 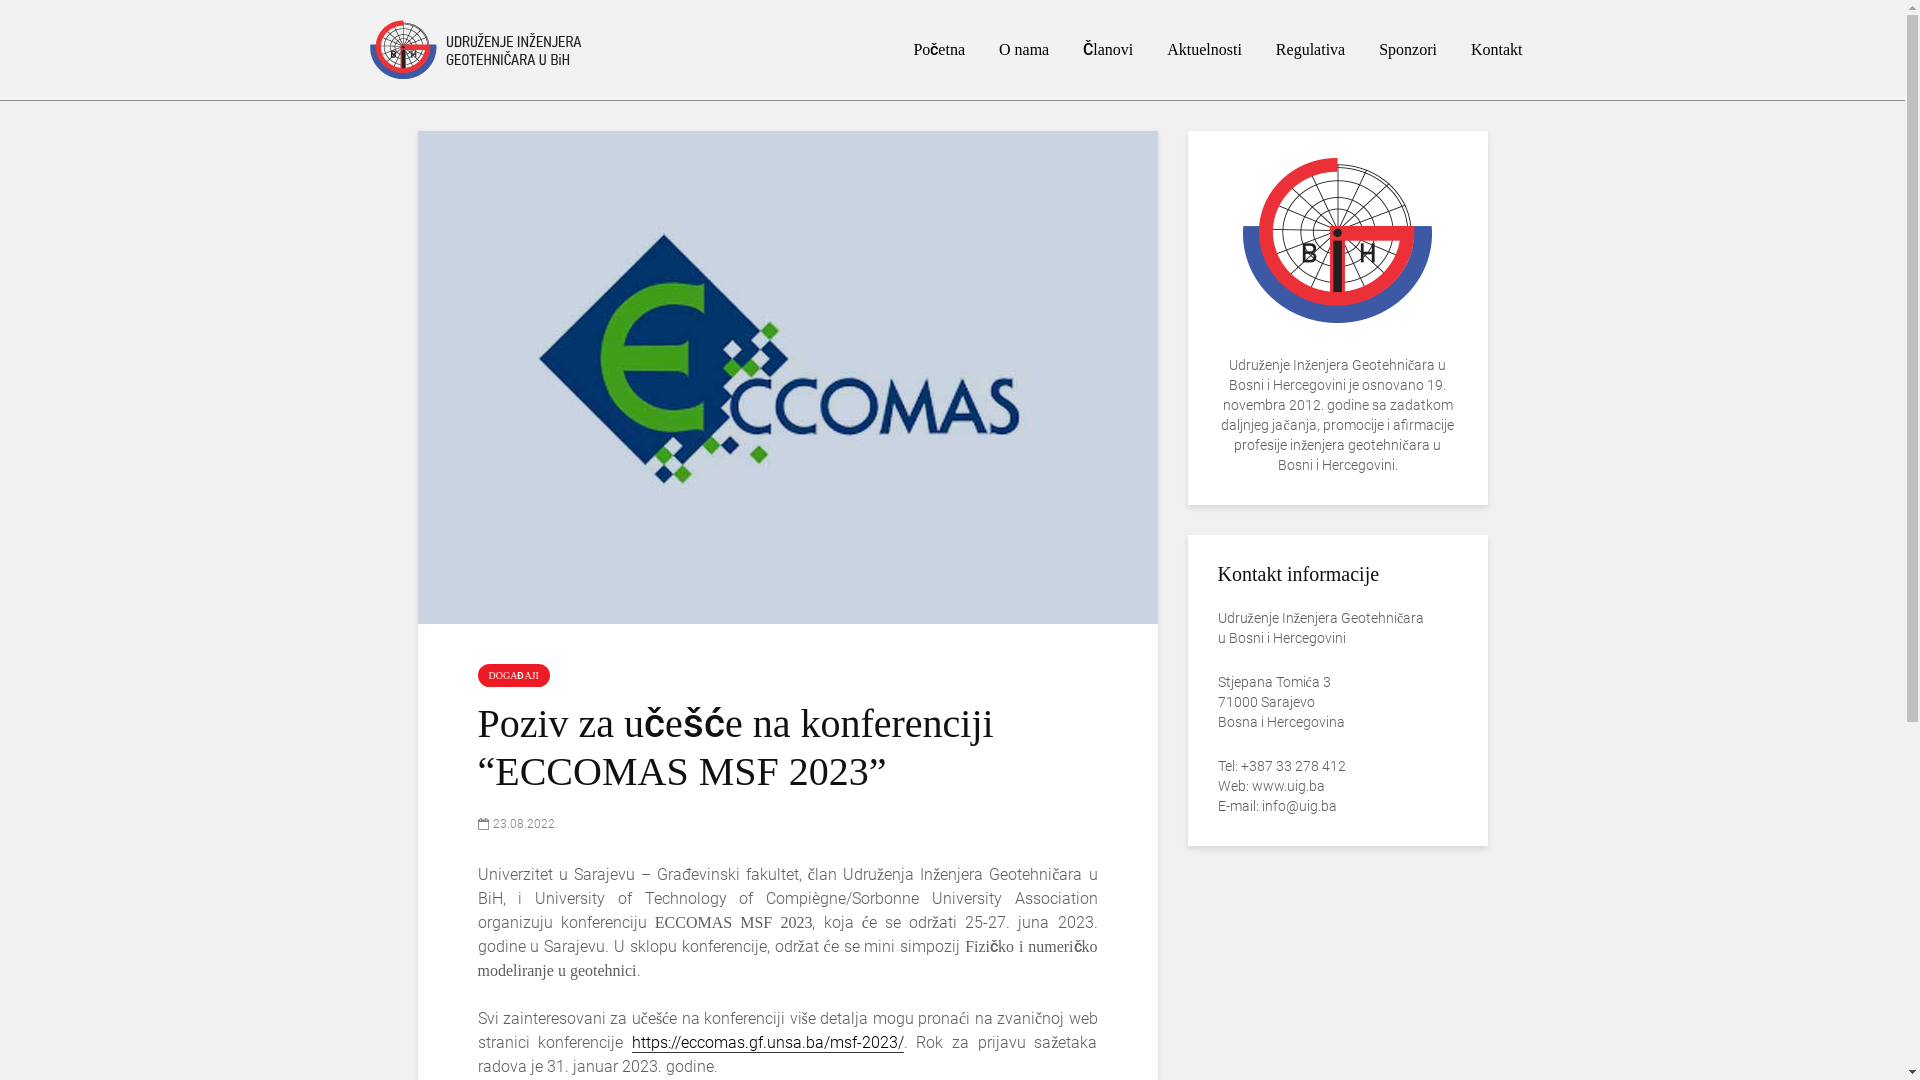 I want to click on 'Sponzori', so click(x=1406, y=49).